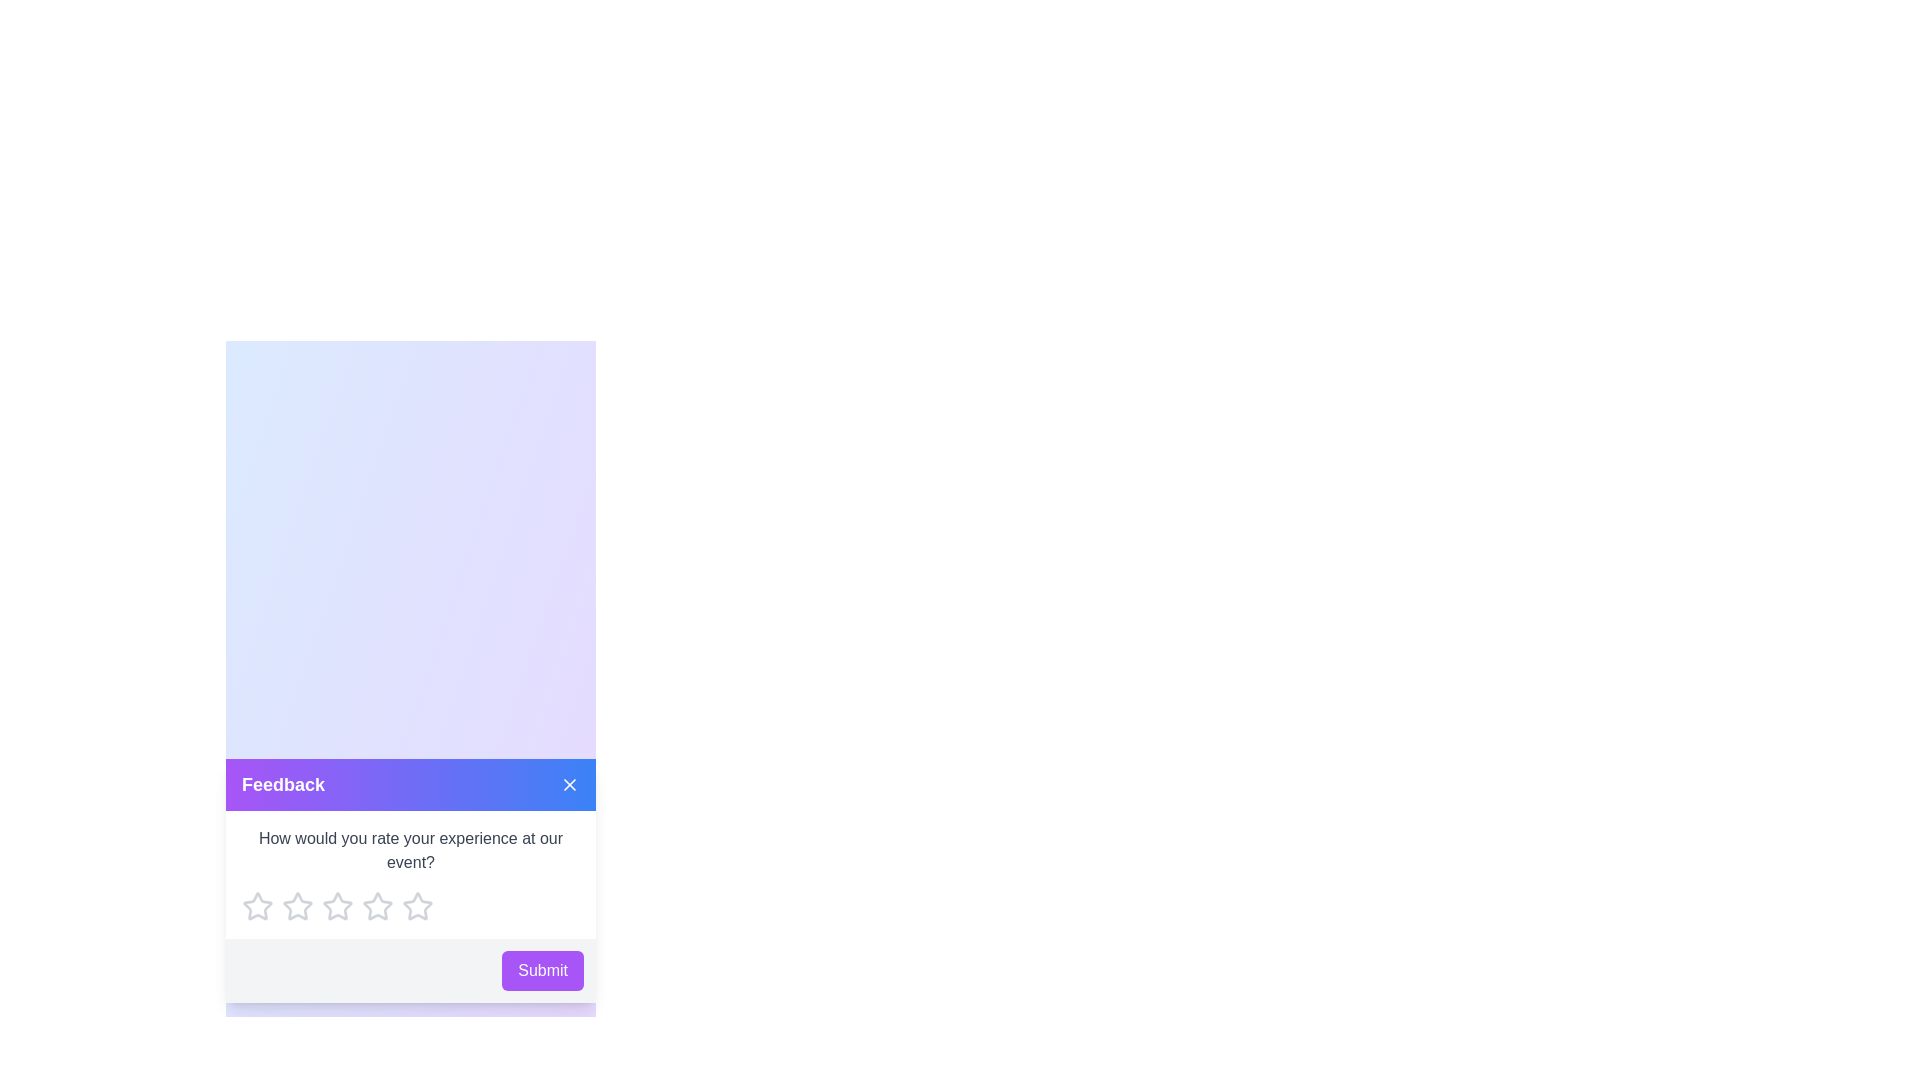 The height and width of the screenshot is (1080, 1920). Describe the element at coordinates (337, 906) in the screenshot. I see `the second star in the horizontal arrangement of five stars` at that location.